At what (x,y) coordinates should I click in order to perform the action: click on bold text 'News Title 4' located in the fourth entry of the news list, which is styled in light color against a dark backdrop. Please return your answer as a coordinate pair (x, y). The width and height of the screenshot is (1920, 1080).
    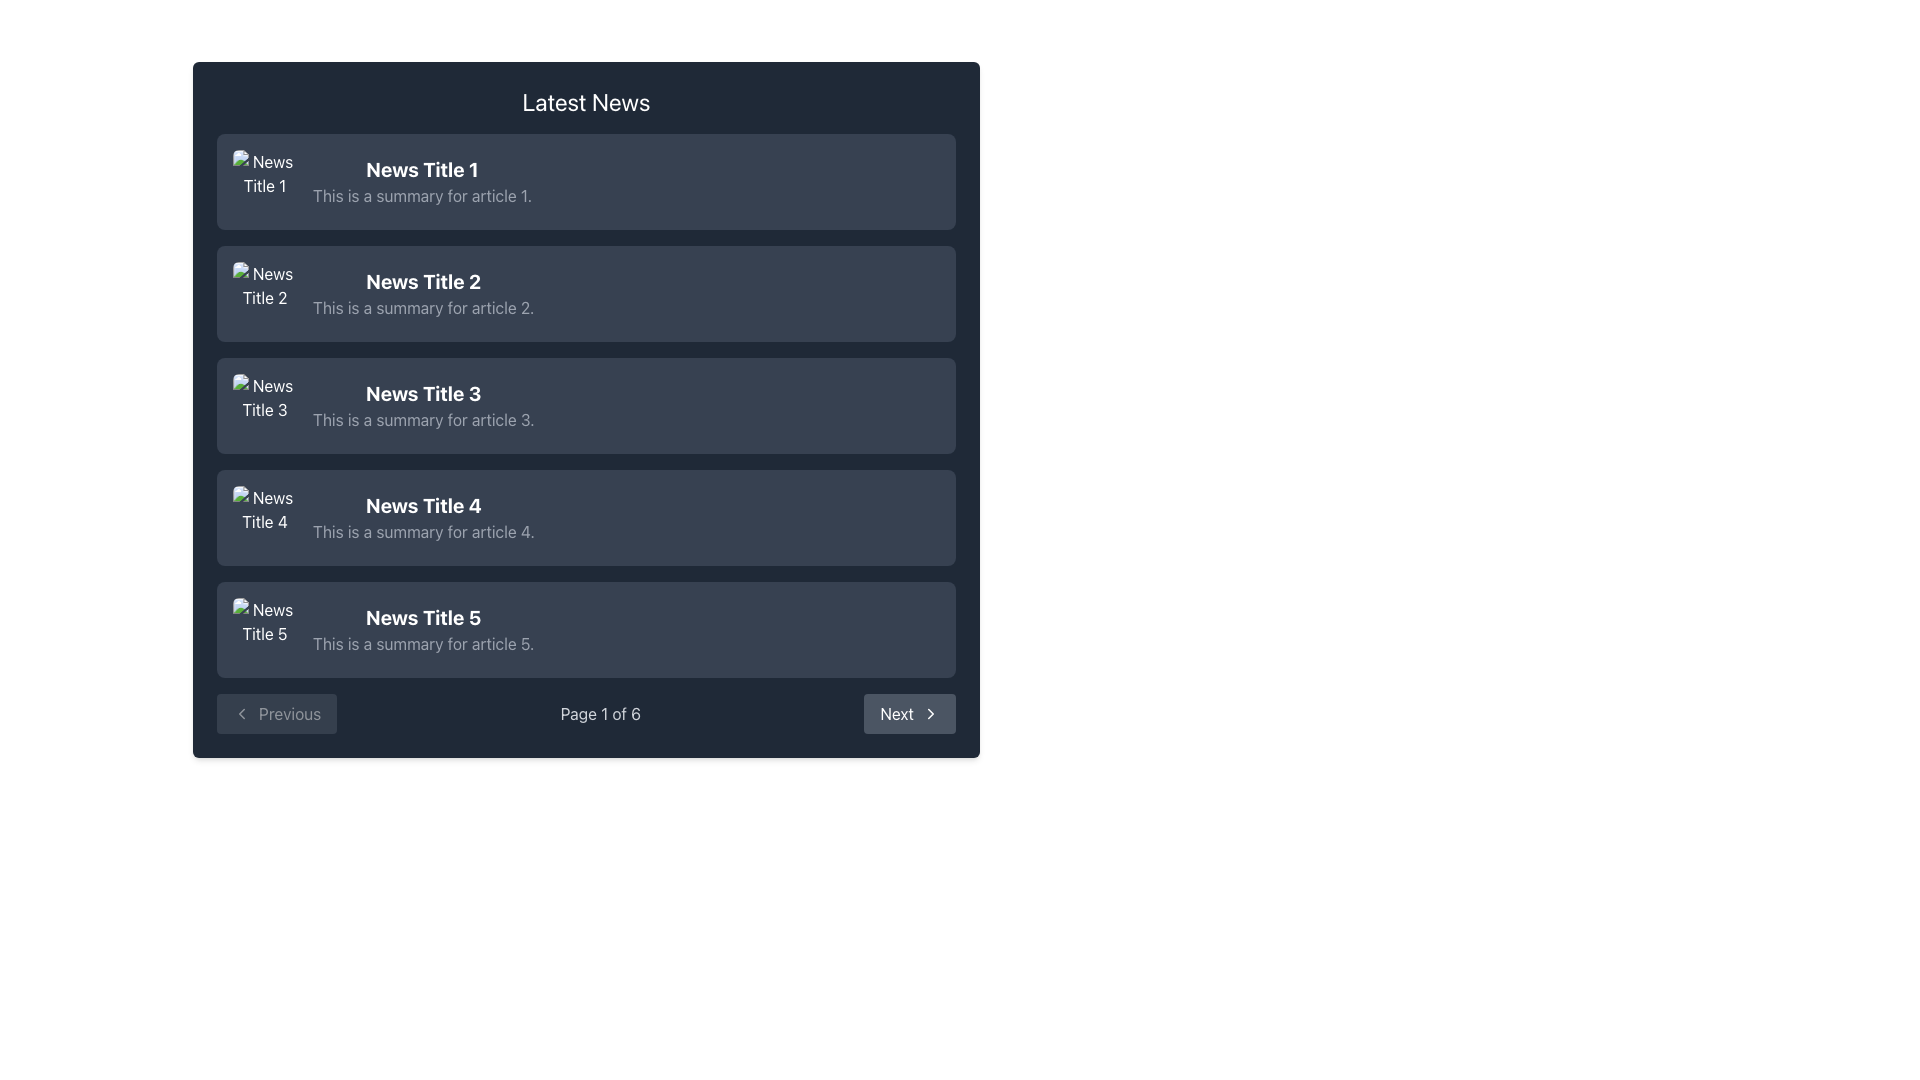
    Looking at the image, I should click on (422, 504).